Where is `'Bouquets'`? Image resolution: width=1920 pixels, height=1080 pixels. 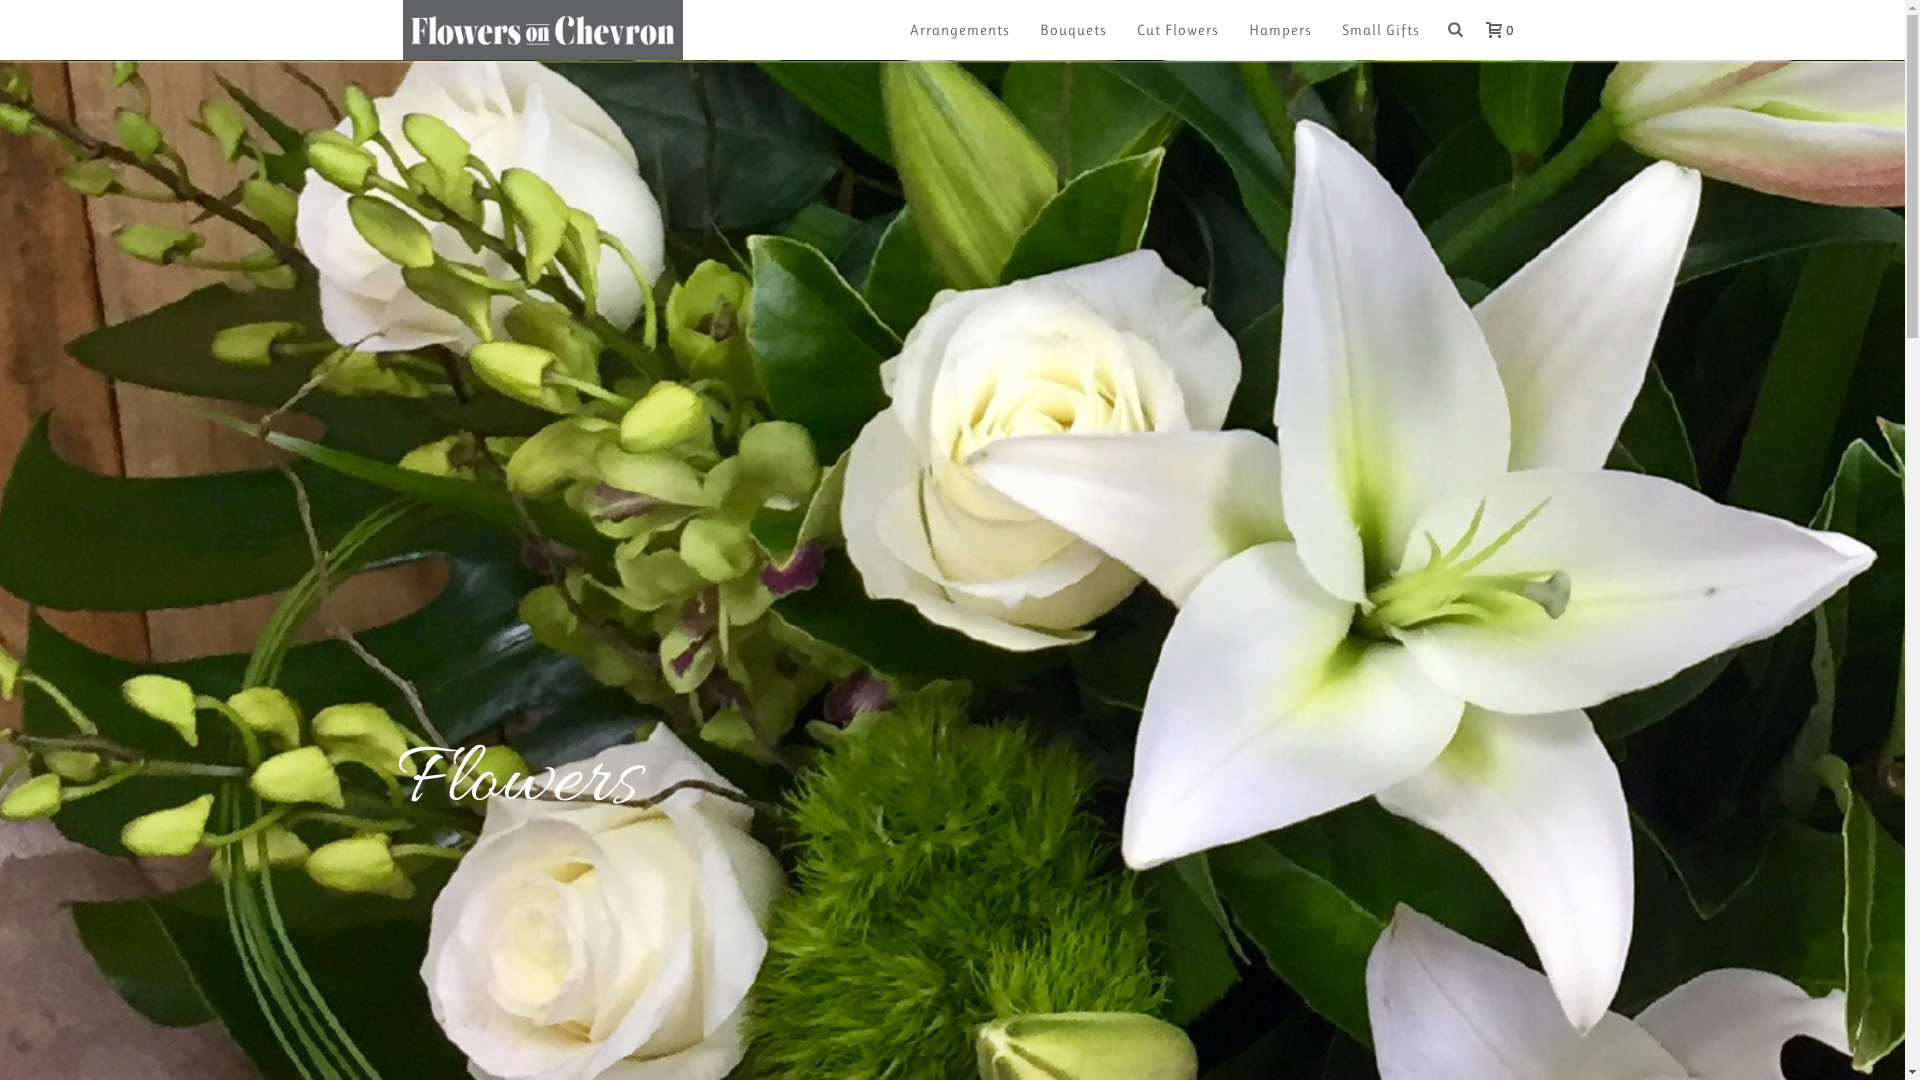
'Bouquets' is located at coordinates (1072, 30).